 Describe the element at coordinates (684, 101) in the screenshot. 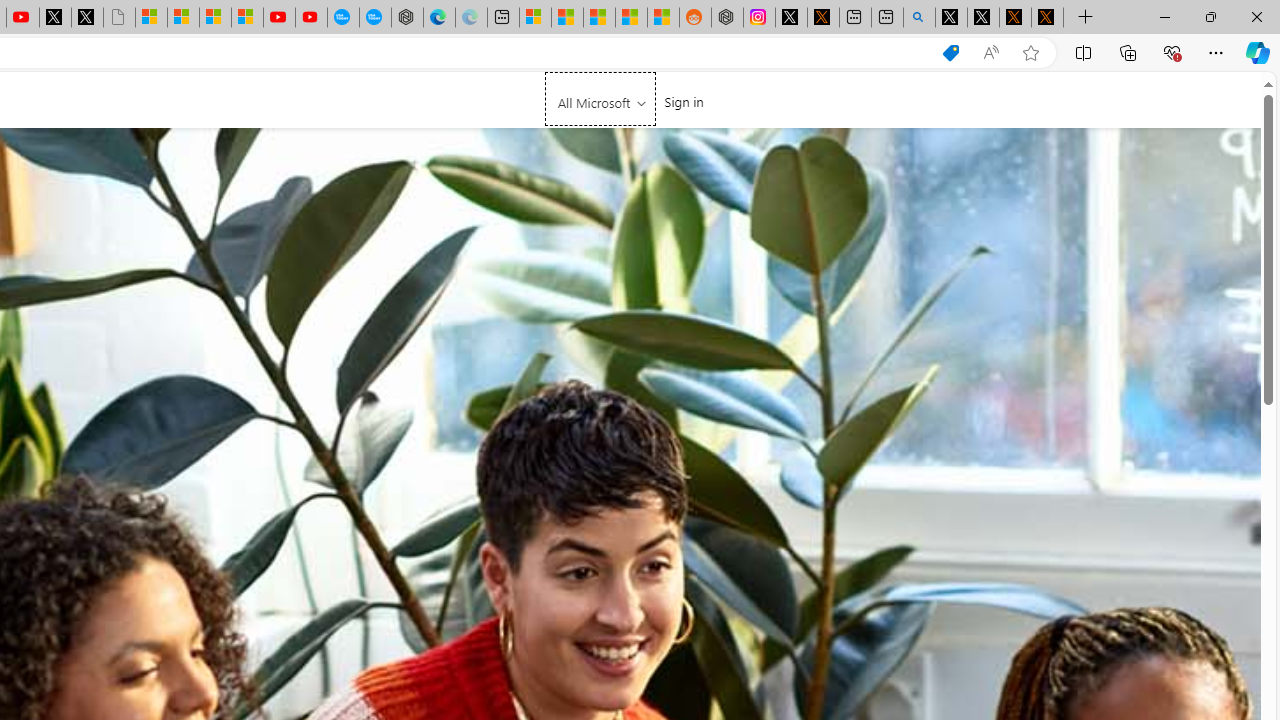

I see `'Sign in'` at that location.